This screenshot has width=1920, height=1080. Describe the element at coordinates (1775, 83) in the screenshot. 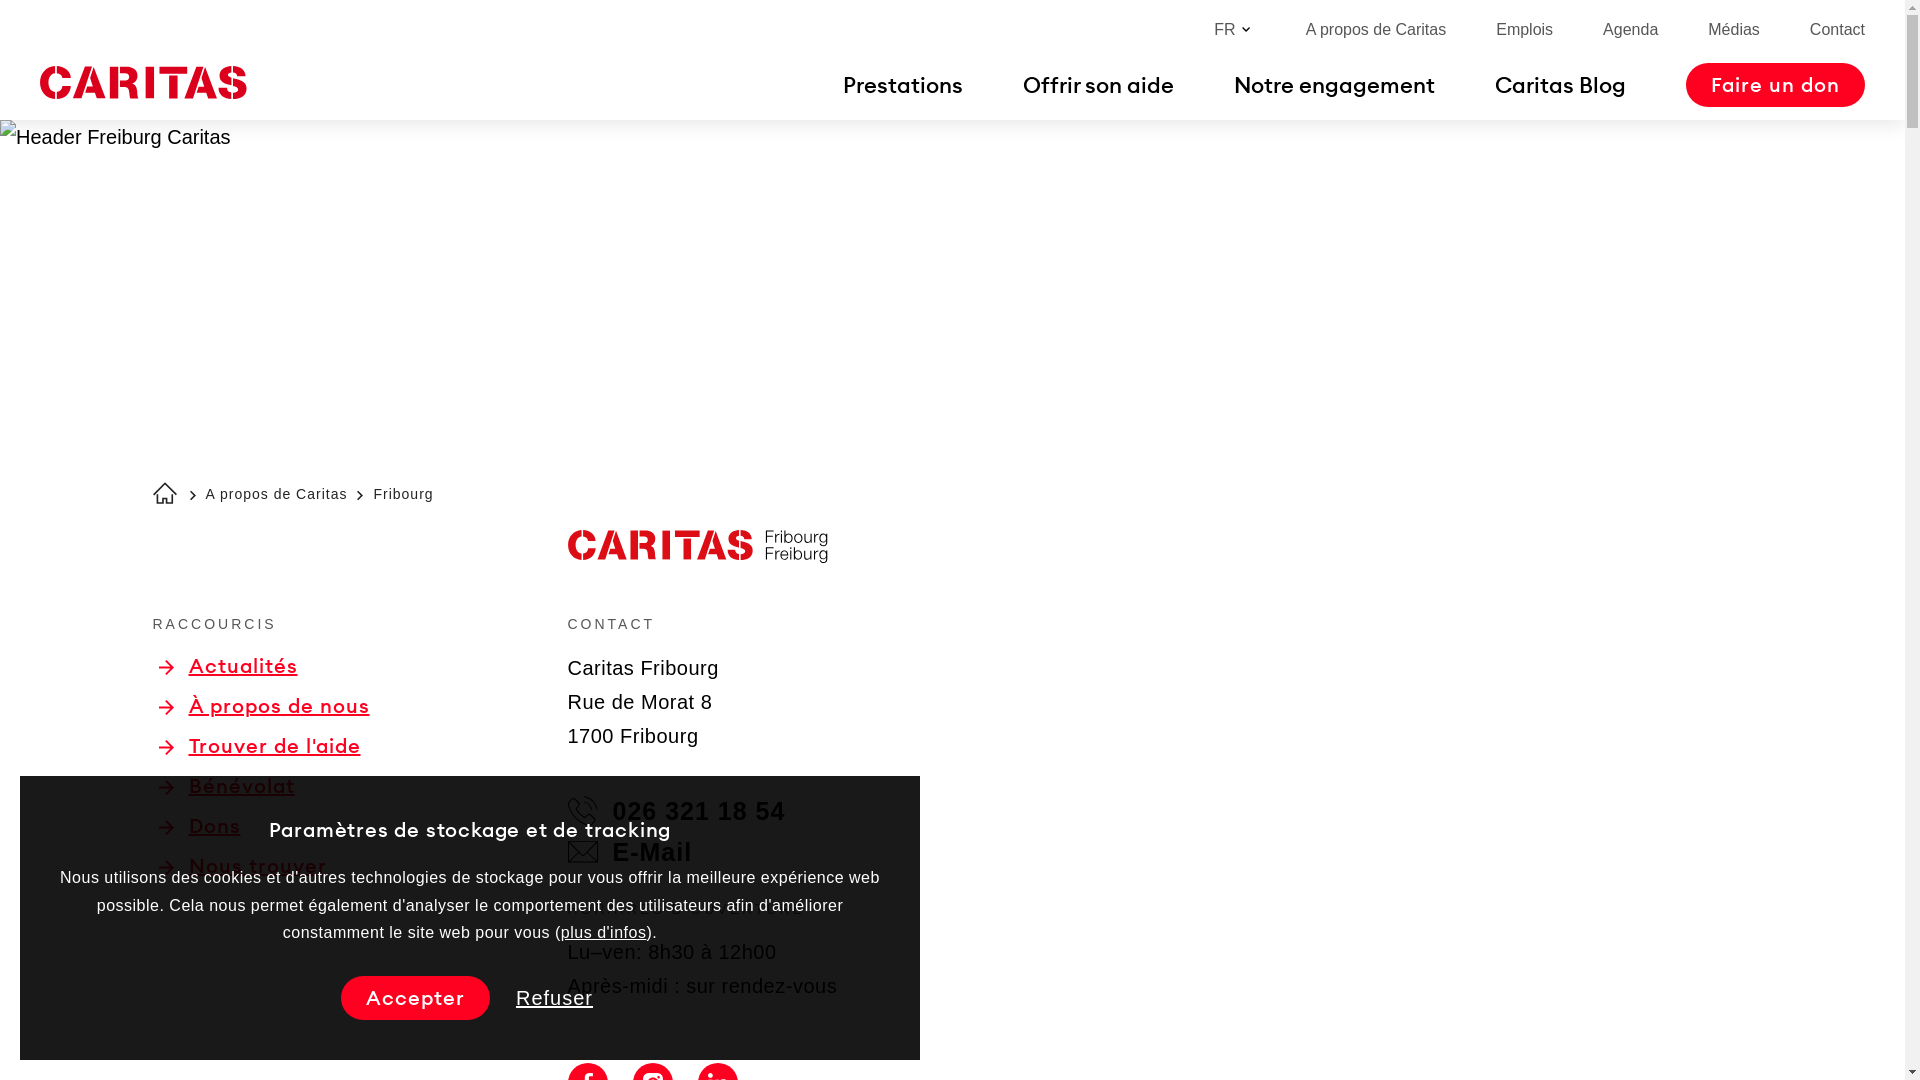

I see `'Faire un don` at that location.